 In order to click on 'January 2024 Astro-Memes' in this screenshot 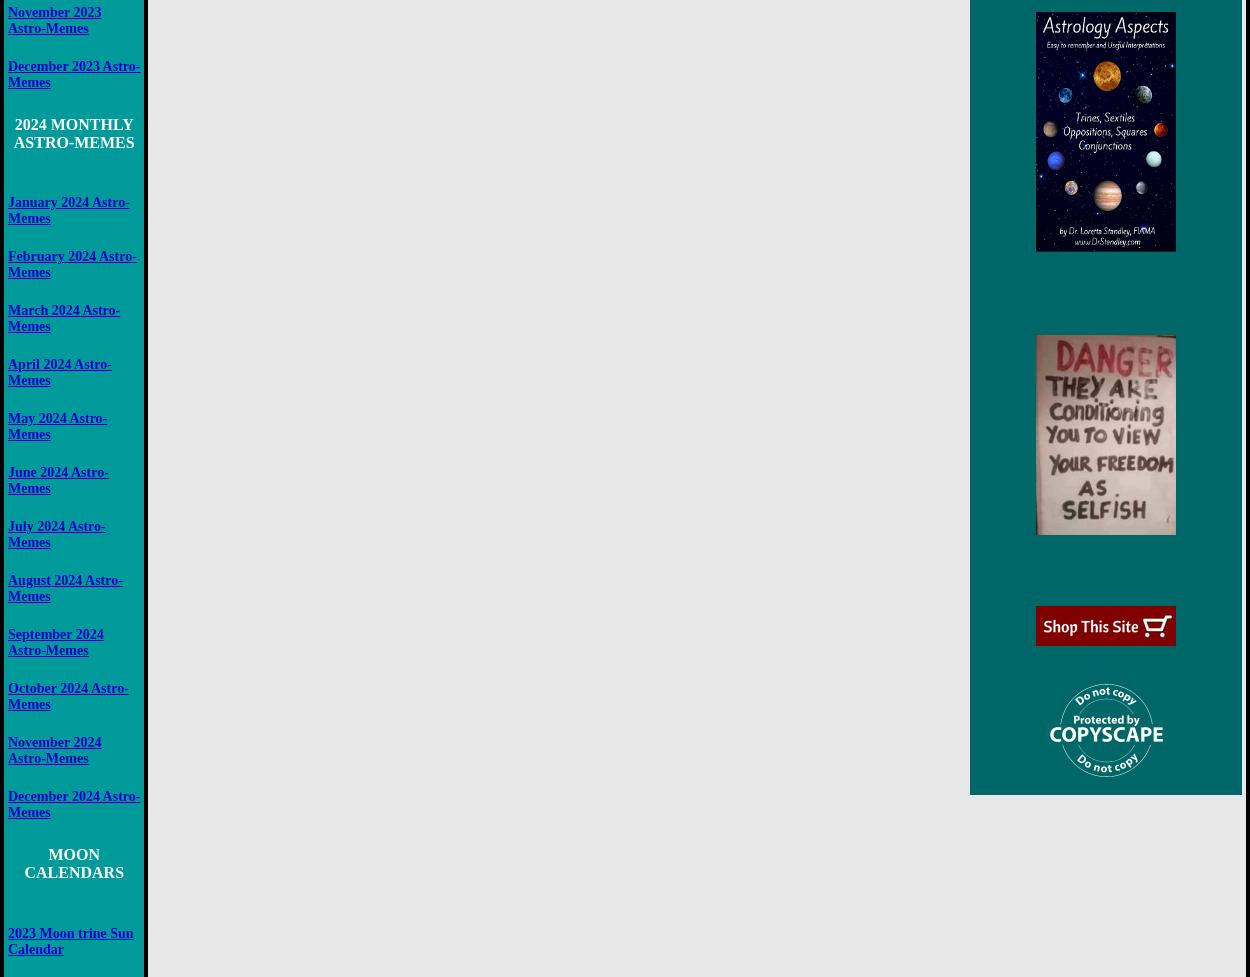, I will do `click(8, 209)`.